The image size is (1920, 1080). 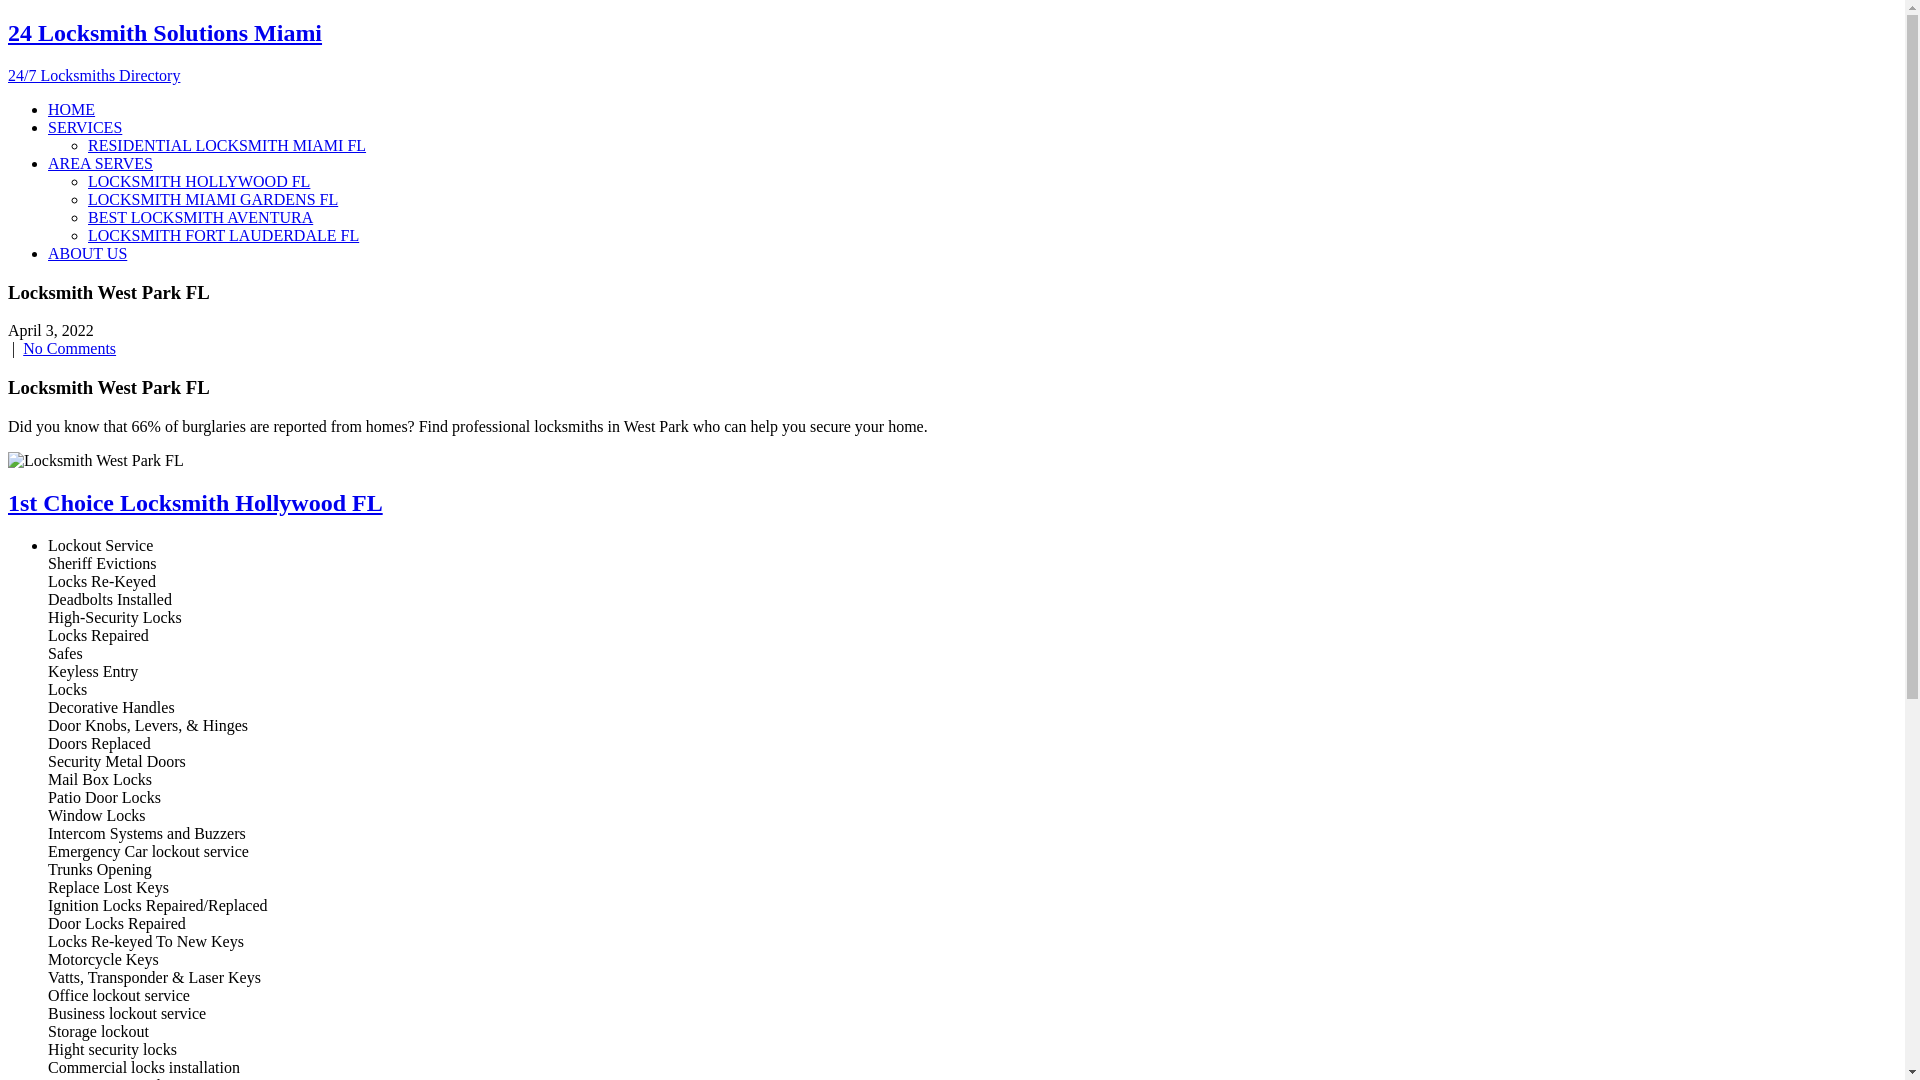 I want to click on 'LOCKSMITH FORT LAUDERDALE FL', so click(x=223, y=234).